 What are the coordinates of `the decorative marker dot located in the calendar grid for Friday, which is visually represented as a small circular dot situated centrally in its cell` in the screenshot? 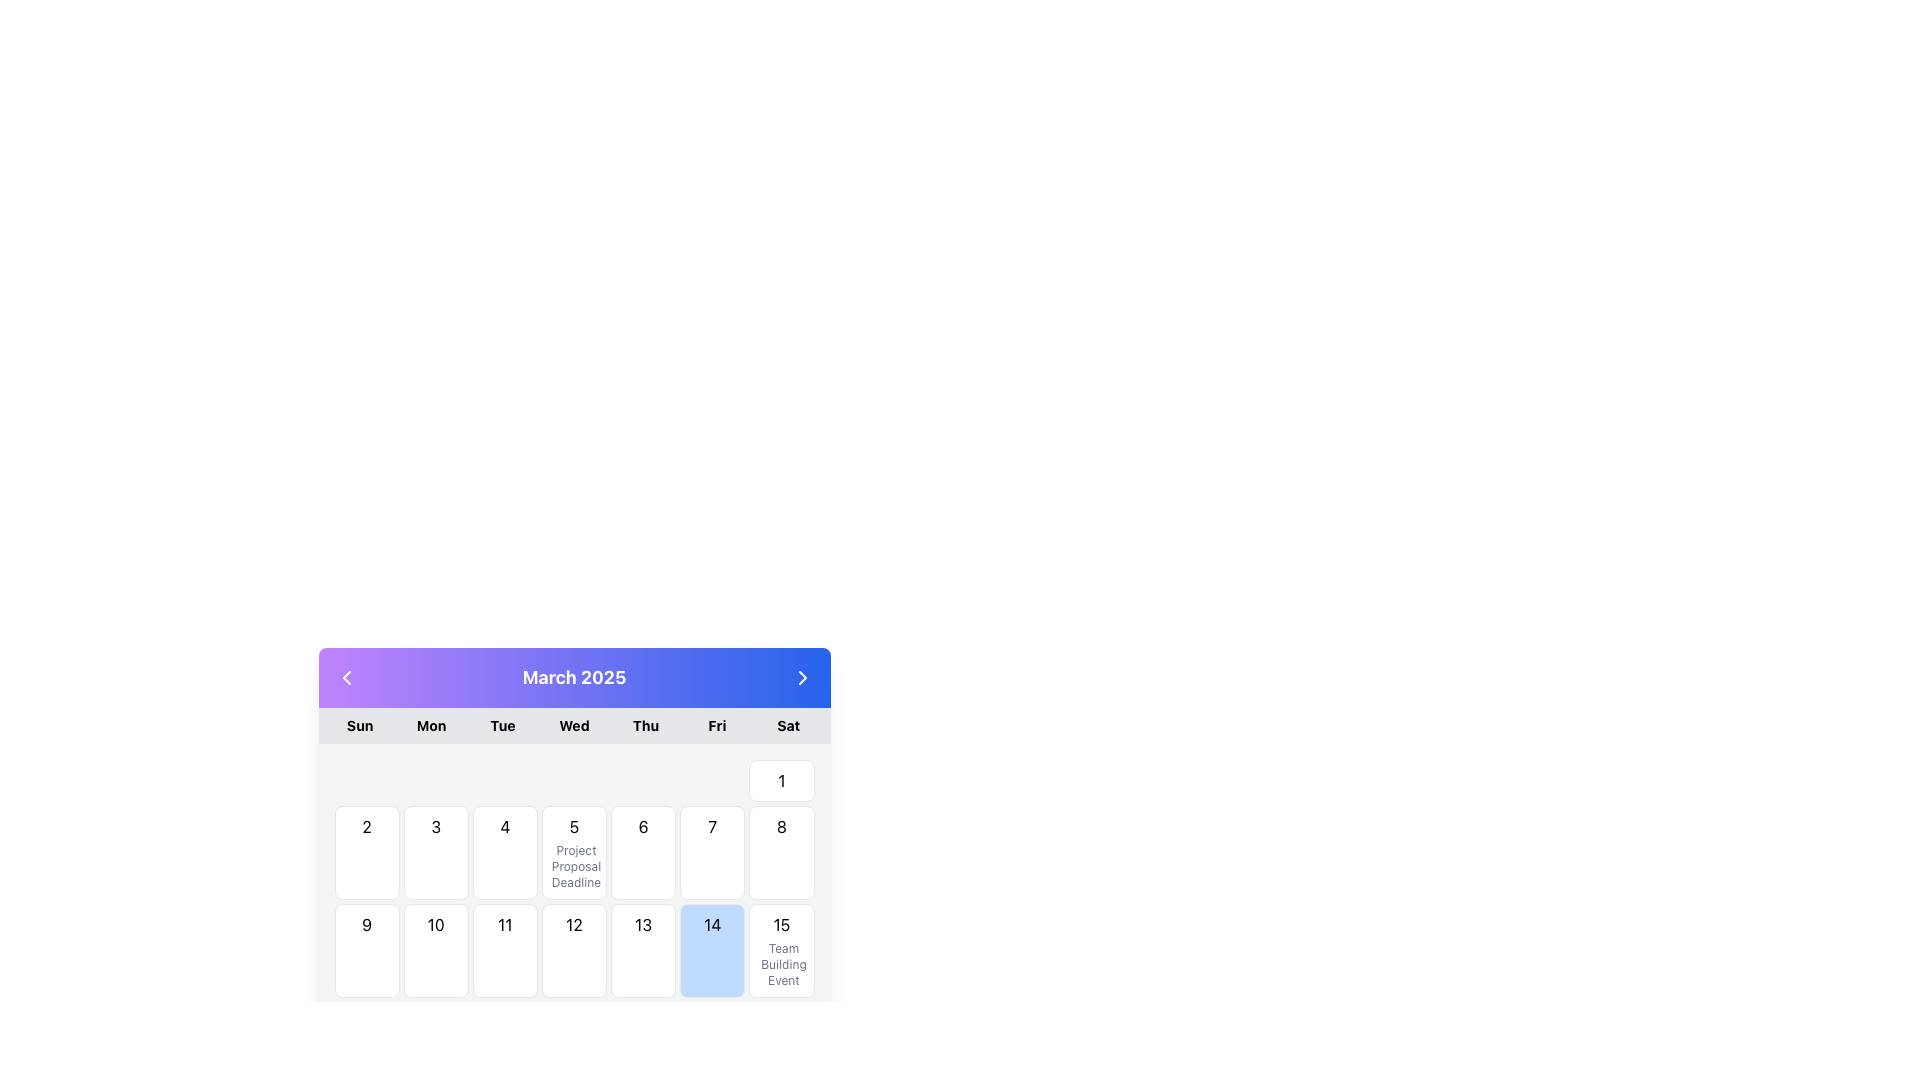 It's located at (712, 779).